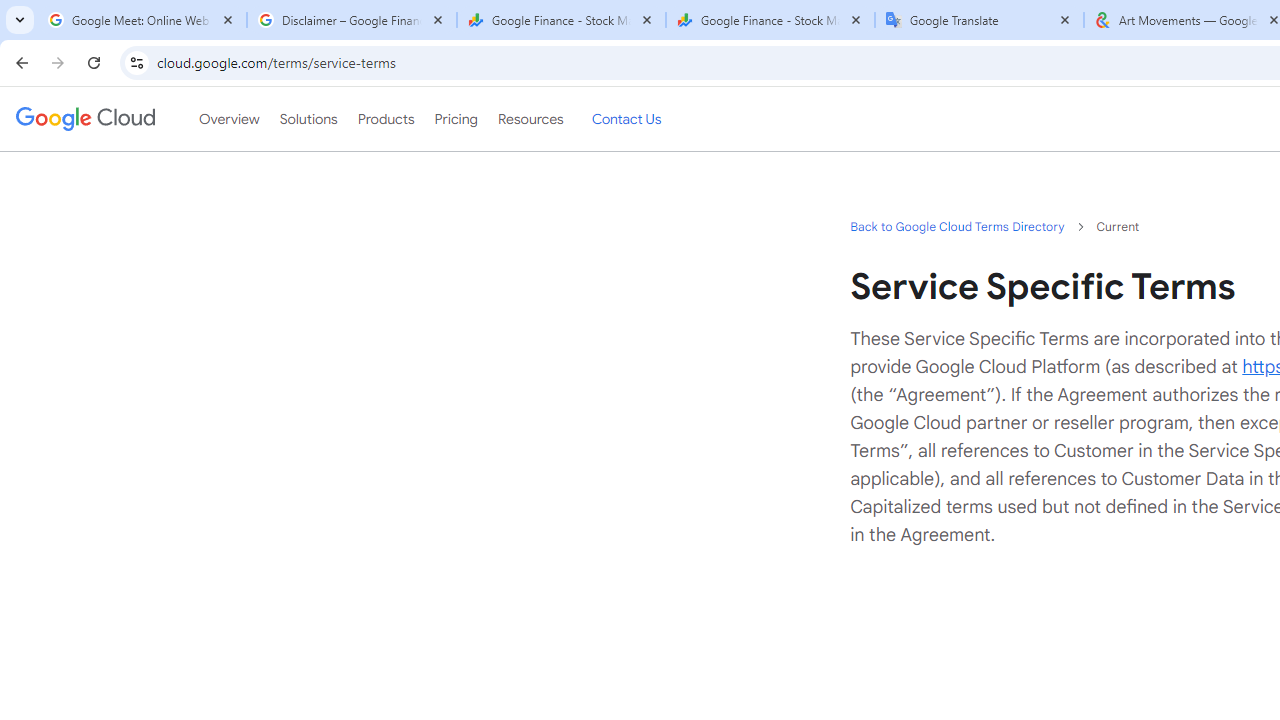 The height and width of the screenshot is (720, 1280). Describe the element at coordinates (135, 61) in the screenshot. I see `'View site information'` at that location.